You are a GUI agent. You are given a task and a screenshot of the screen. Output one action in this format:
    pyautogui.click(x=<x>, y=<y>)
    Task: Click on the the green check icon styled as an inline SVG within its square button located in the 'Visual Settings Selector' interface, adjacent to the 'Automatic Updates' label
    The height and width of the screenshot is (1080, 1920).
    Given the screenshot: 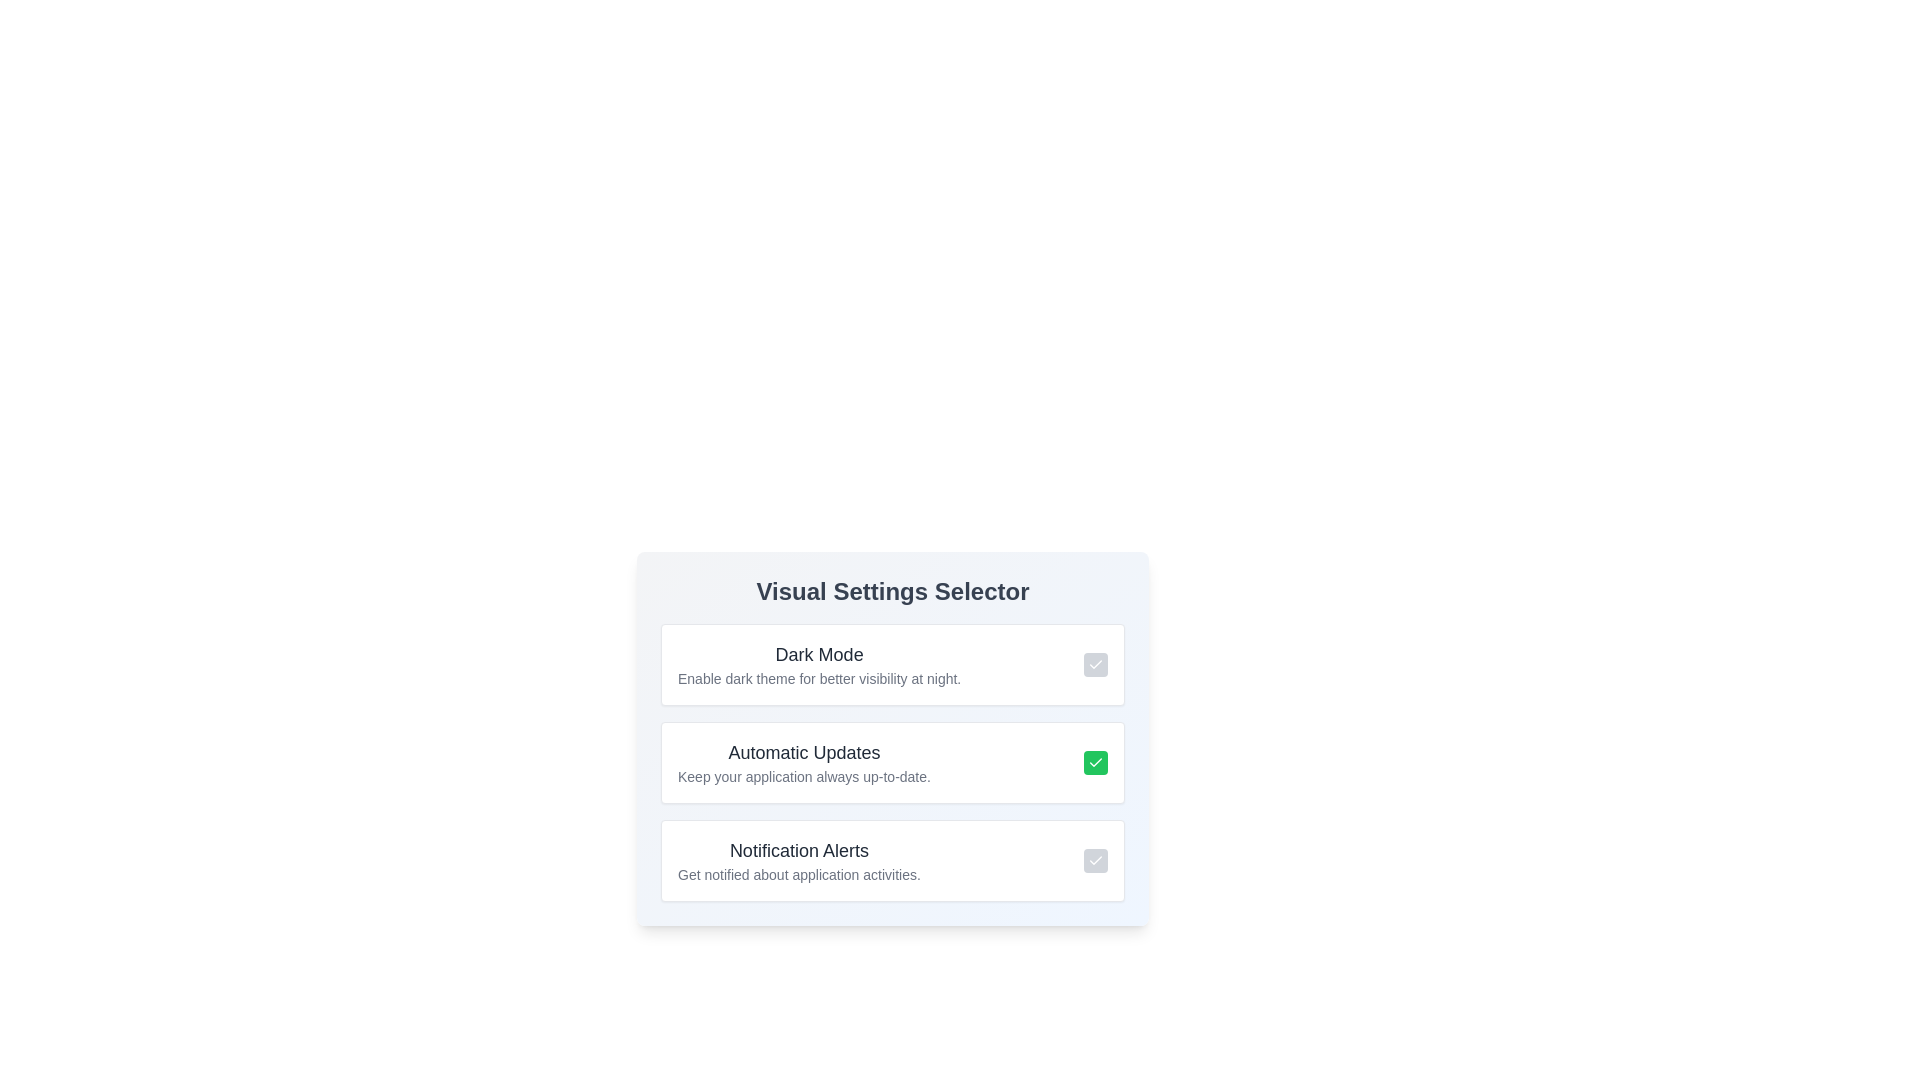 What is the action you would take?
    pyautogui.click(x=1094, y=763)
    